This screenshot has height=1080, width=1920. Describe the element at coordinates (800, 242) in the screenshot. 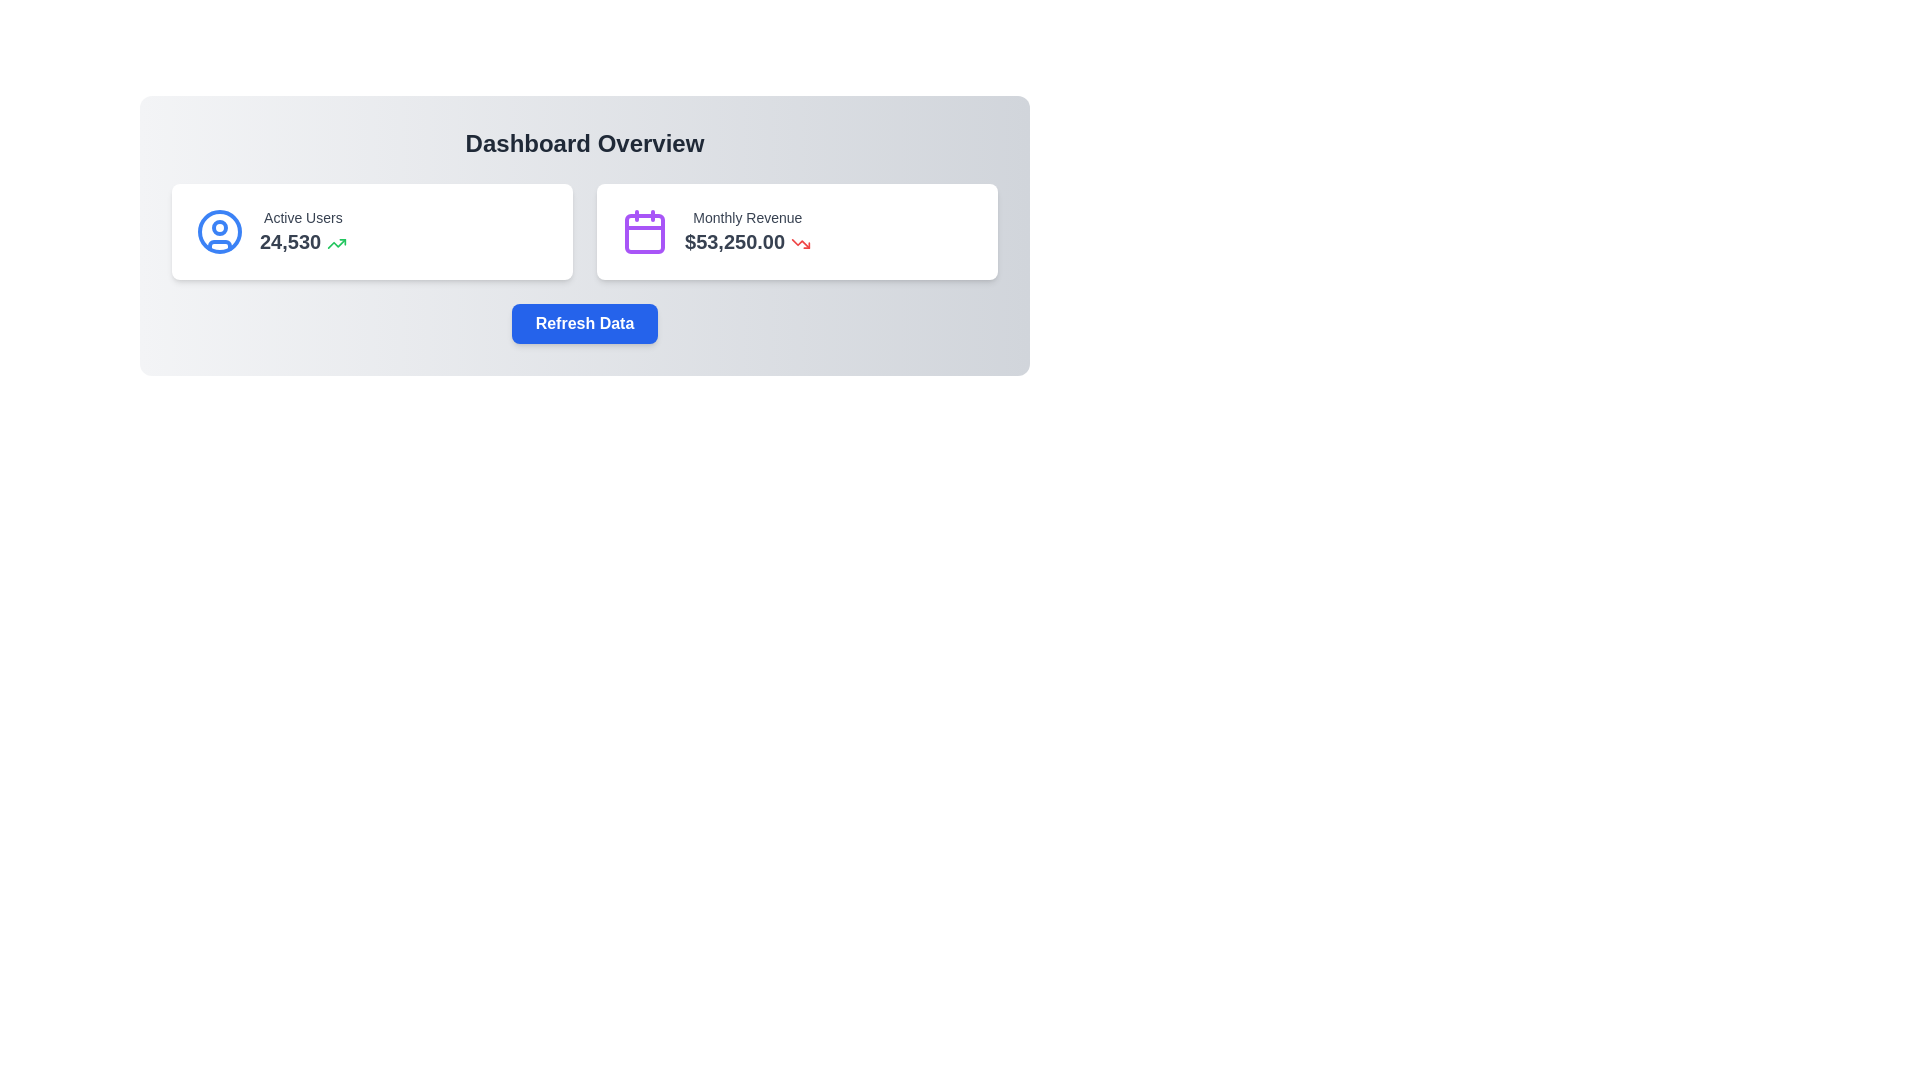

I see `the downward trend icon located in the lower-right corner of the 'Monthly Revenue' card for visual information` at that location.